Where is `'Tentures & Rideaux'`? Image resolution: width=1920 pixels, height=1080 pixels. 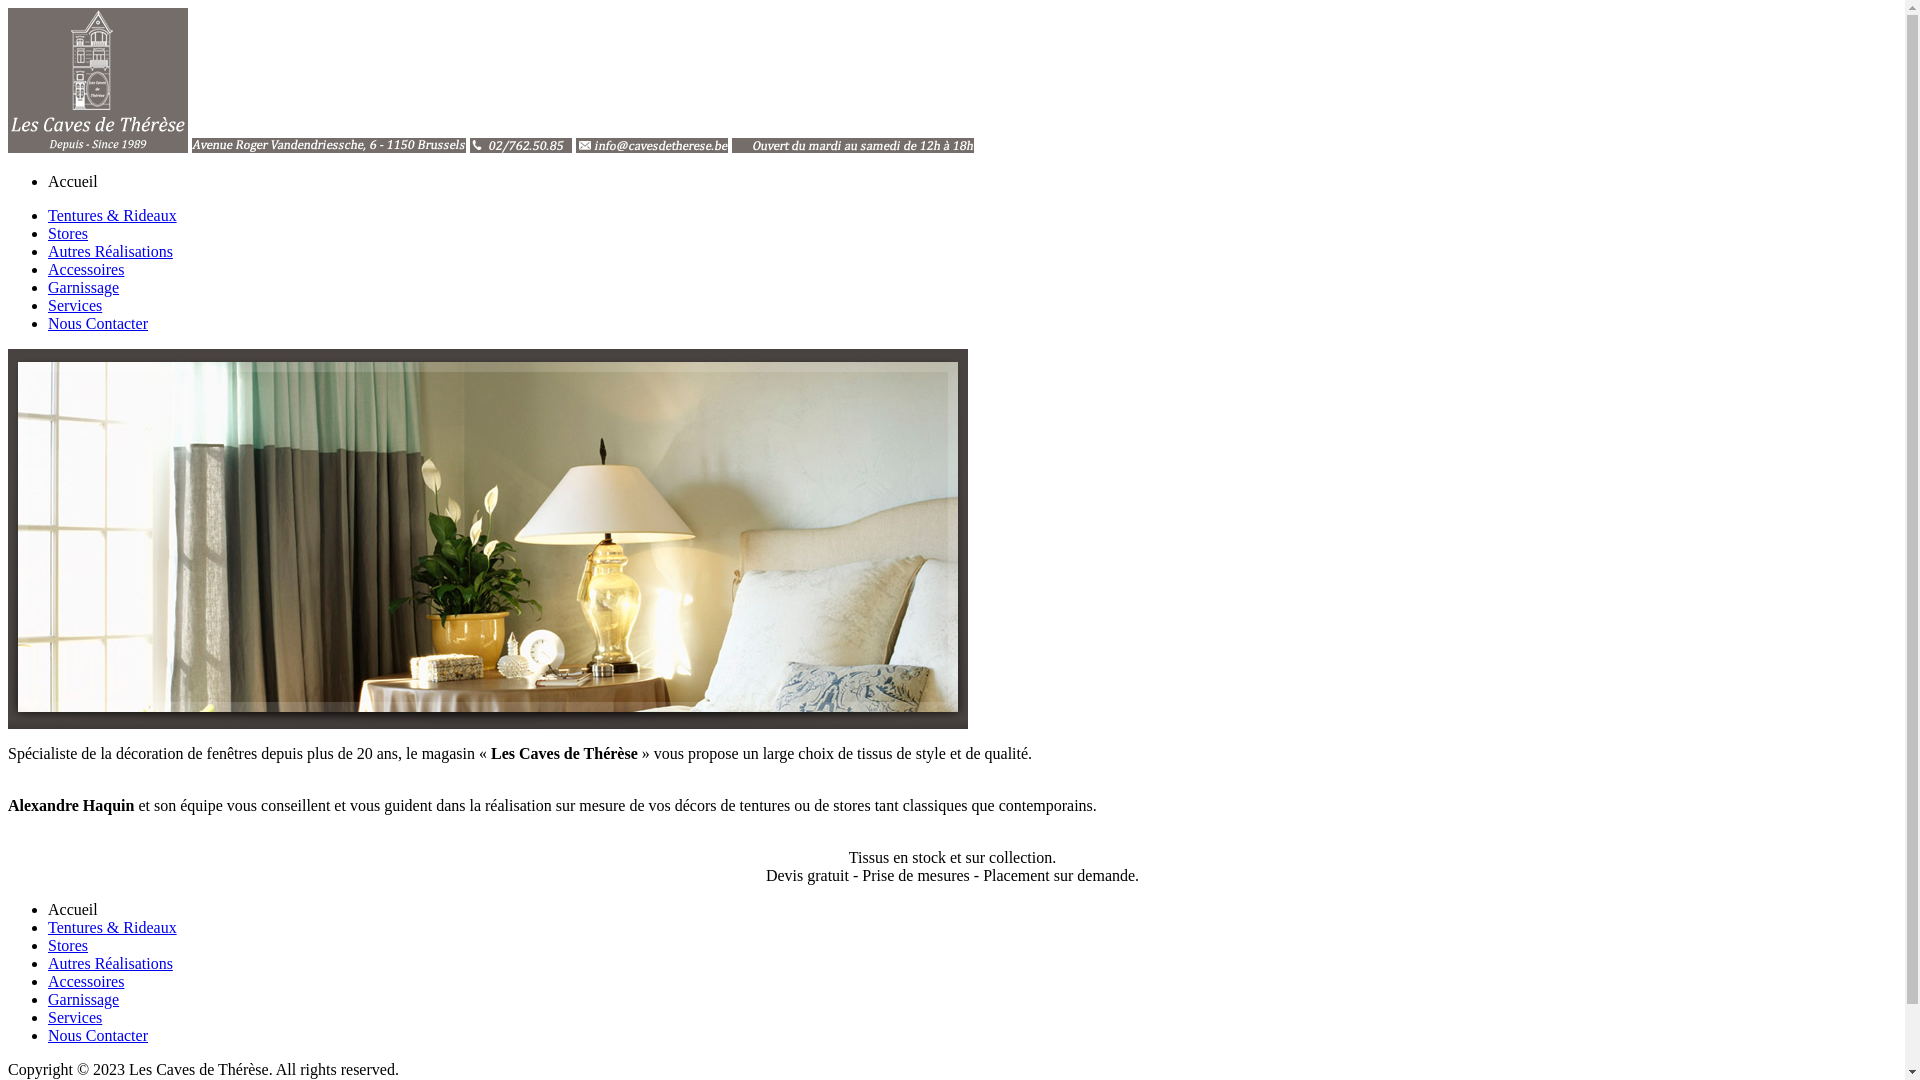
'Tentures & Rideaux' is located at coordinates (111, 215).